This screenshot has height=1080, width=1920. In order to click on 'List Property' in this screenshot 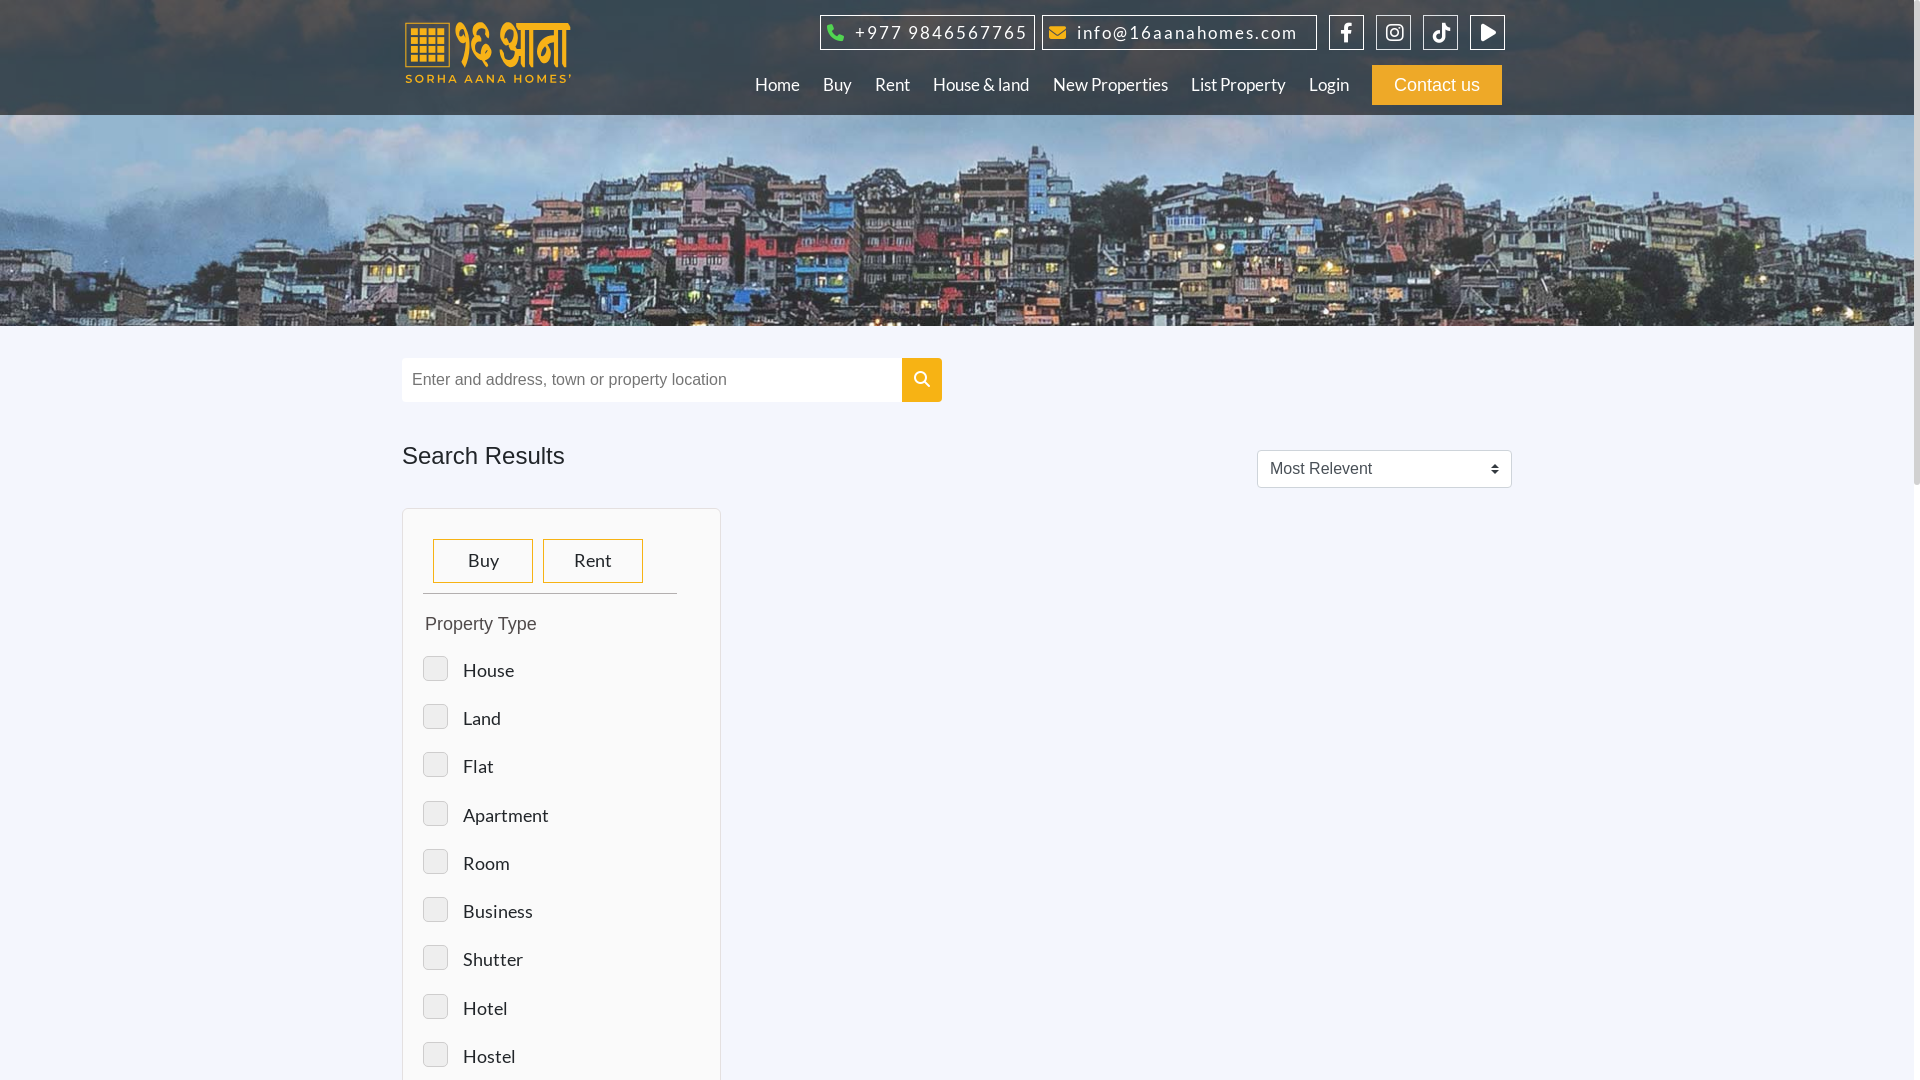, I will do `click(1237, 83)`.